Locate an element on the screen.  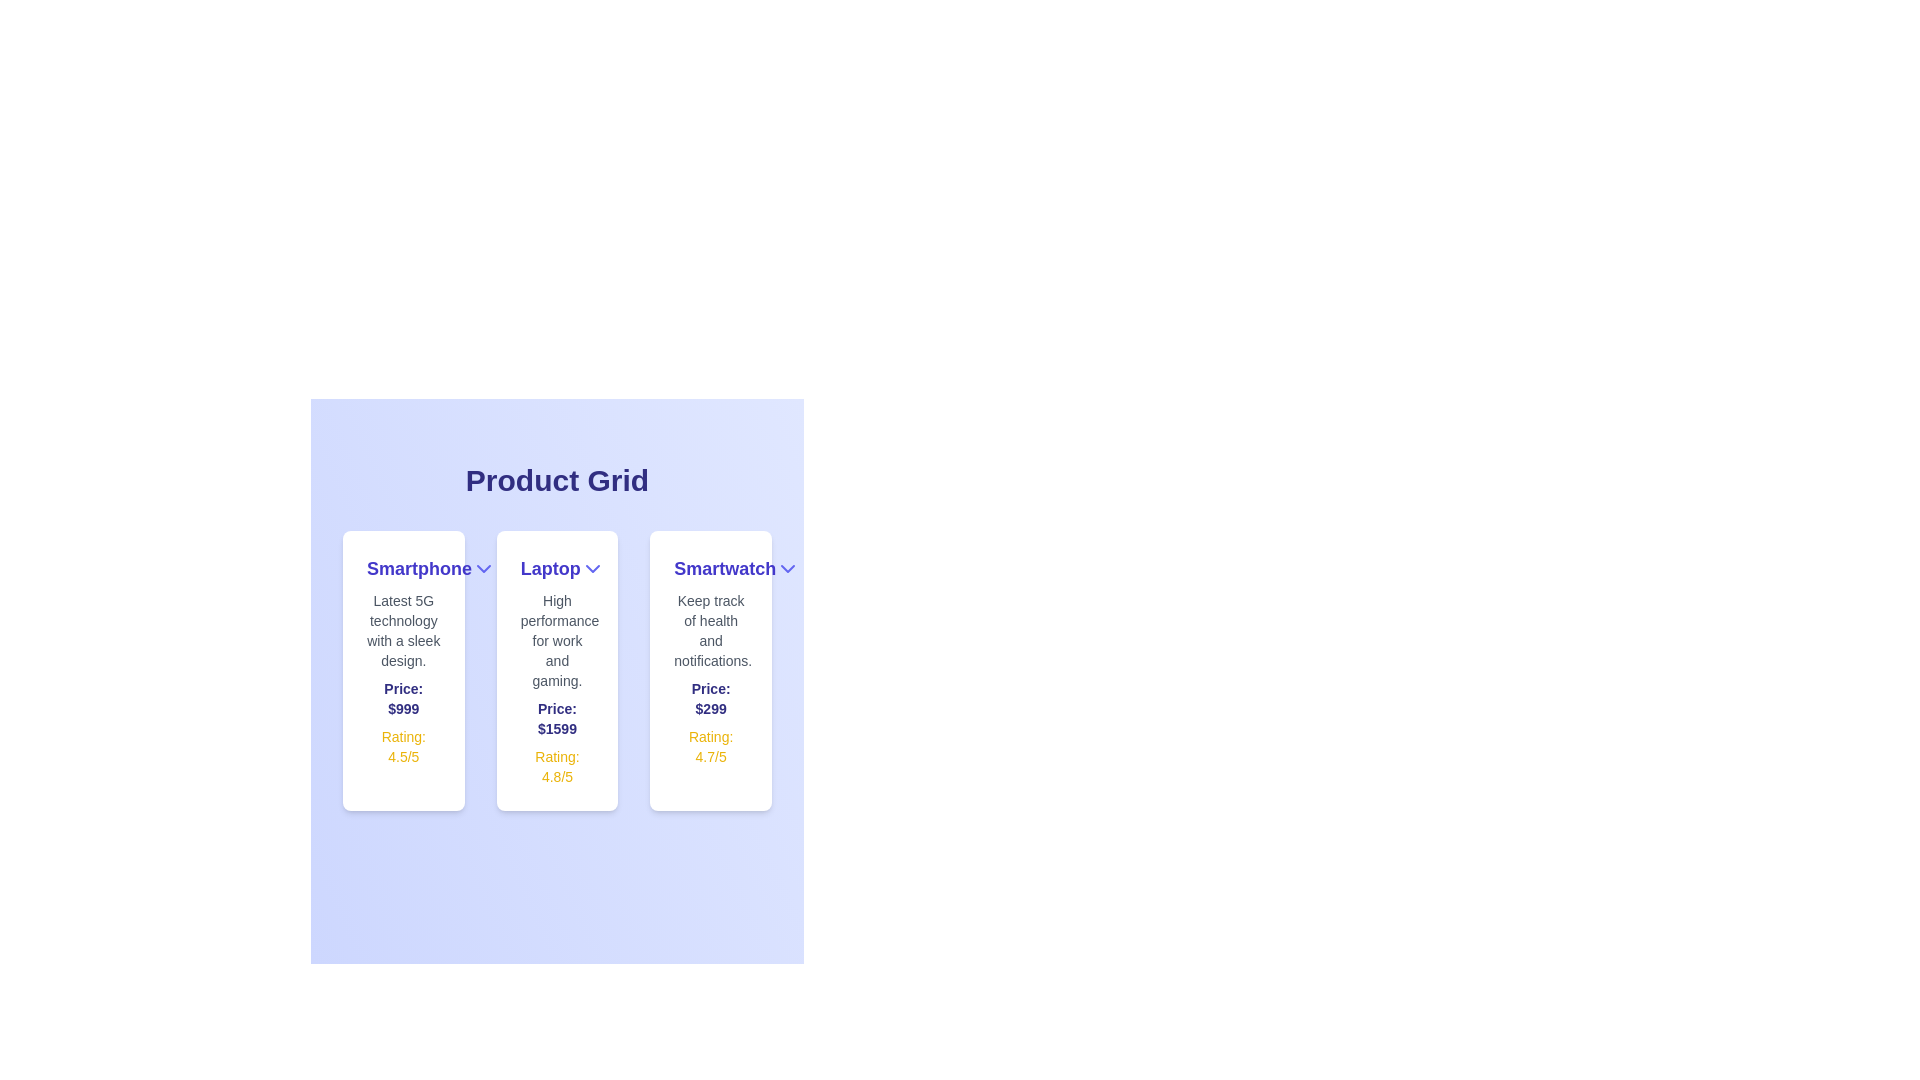
descriptive text label about the smartphone, which is located below the title 'Smartphone' and above the 'Price: $999' in the first card of the grid layout is located at coordinates (402, 631).